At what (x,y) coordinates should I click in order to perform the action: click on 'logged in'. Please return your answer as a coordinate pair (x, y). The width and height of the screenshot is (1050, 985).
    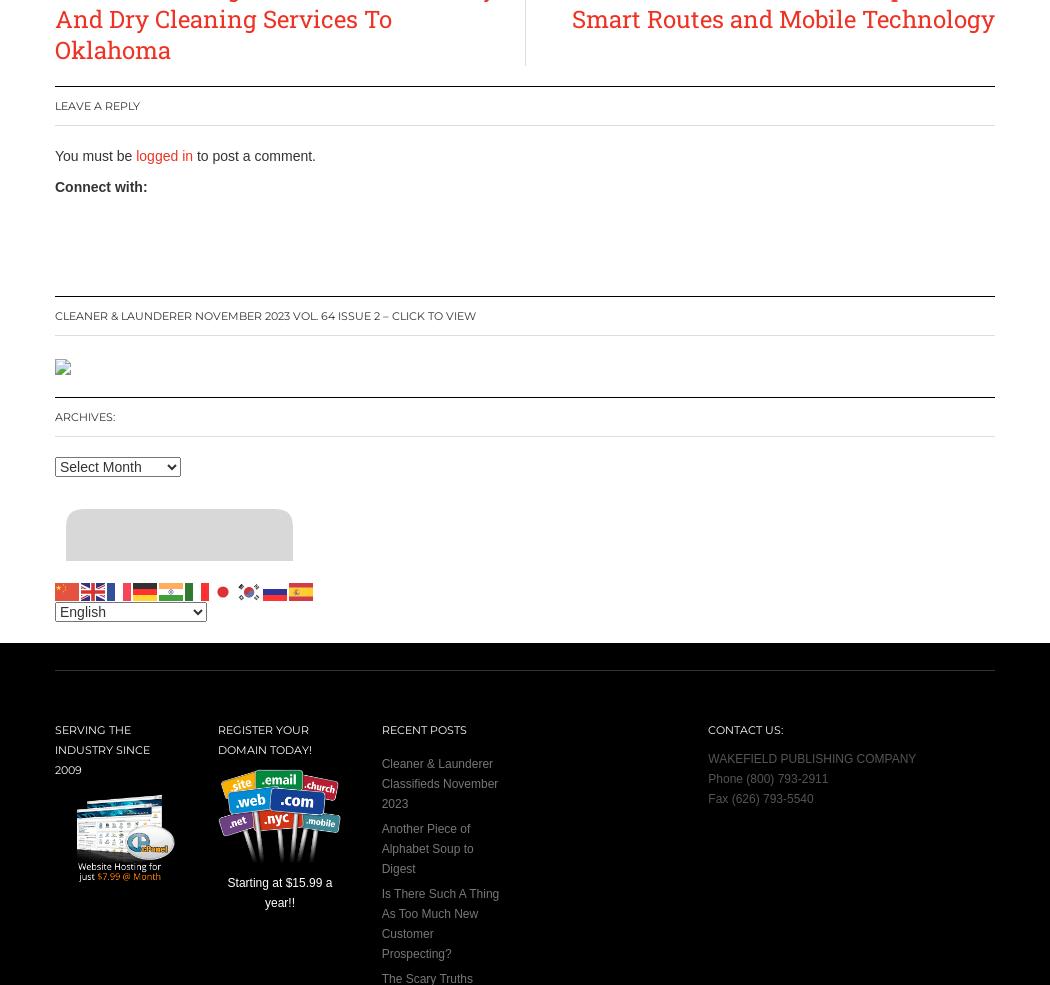
    Looking at the image, I should click on (164, 156).